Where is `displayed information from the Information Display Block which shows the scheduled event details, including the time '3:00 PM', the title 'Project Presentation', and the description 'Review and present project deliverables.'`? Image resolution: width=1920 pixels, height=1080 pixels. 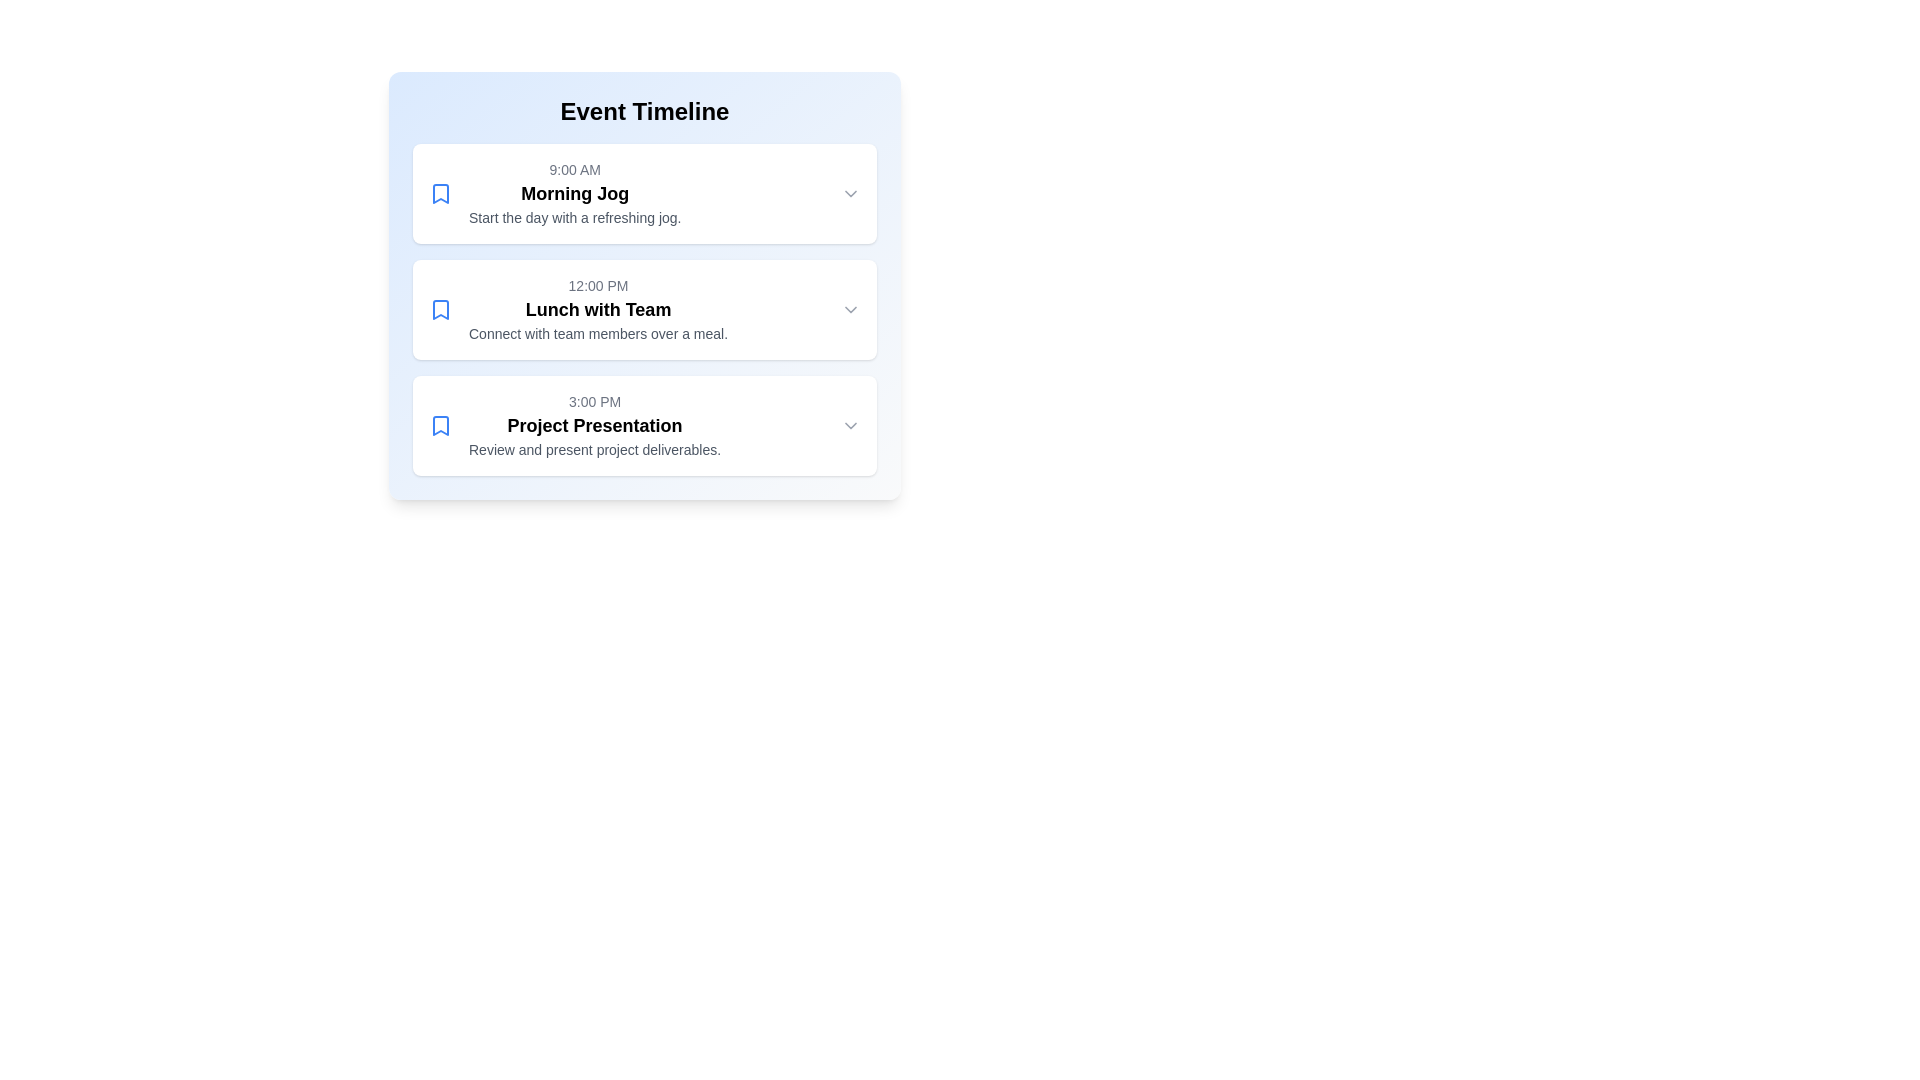 displayed information from the Information Display Block which shows the scheduled event details, including the time '3:00 PM', the title 'Project Presentation', and the description 'Review and present project deliverables.' is located at coordinates (594, 424).